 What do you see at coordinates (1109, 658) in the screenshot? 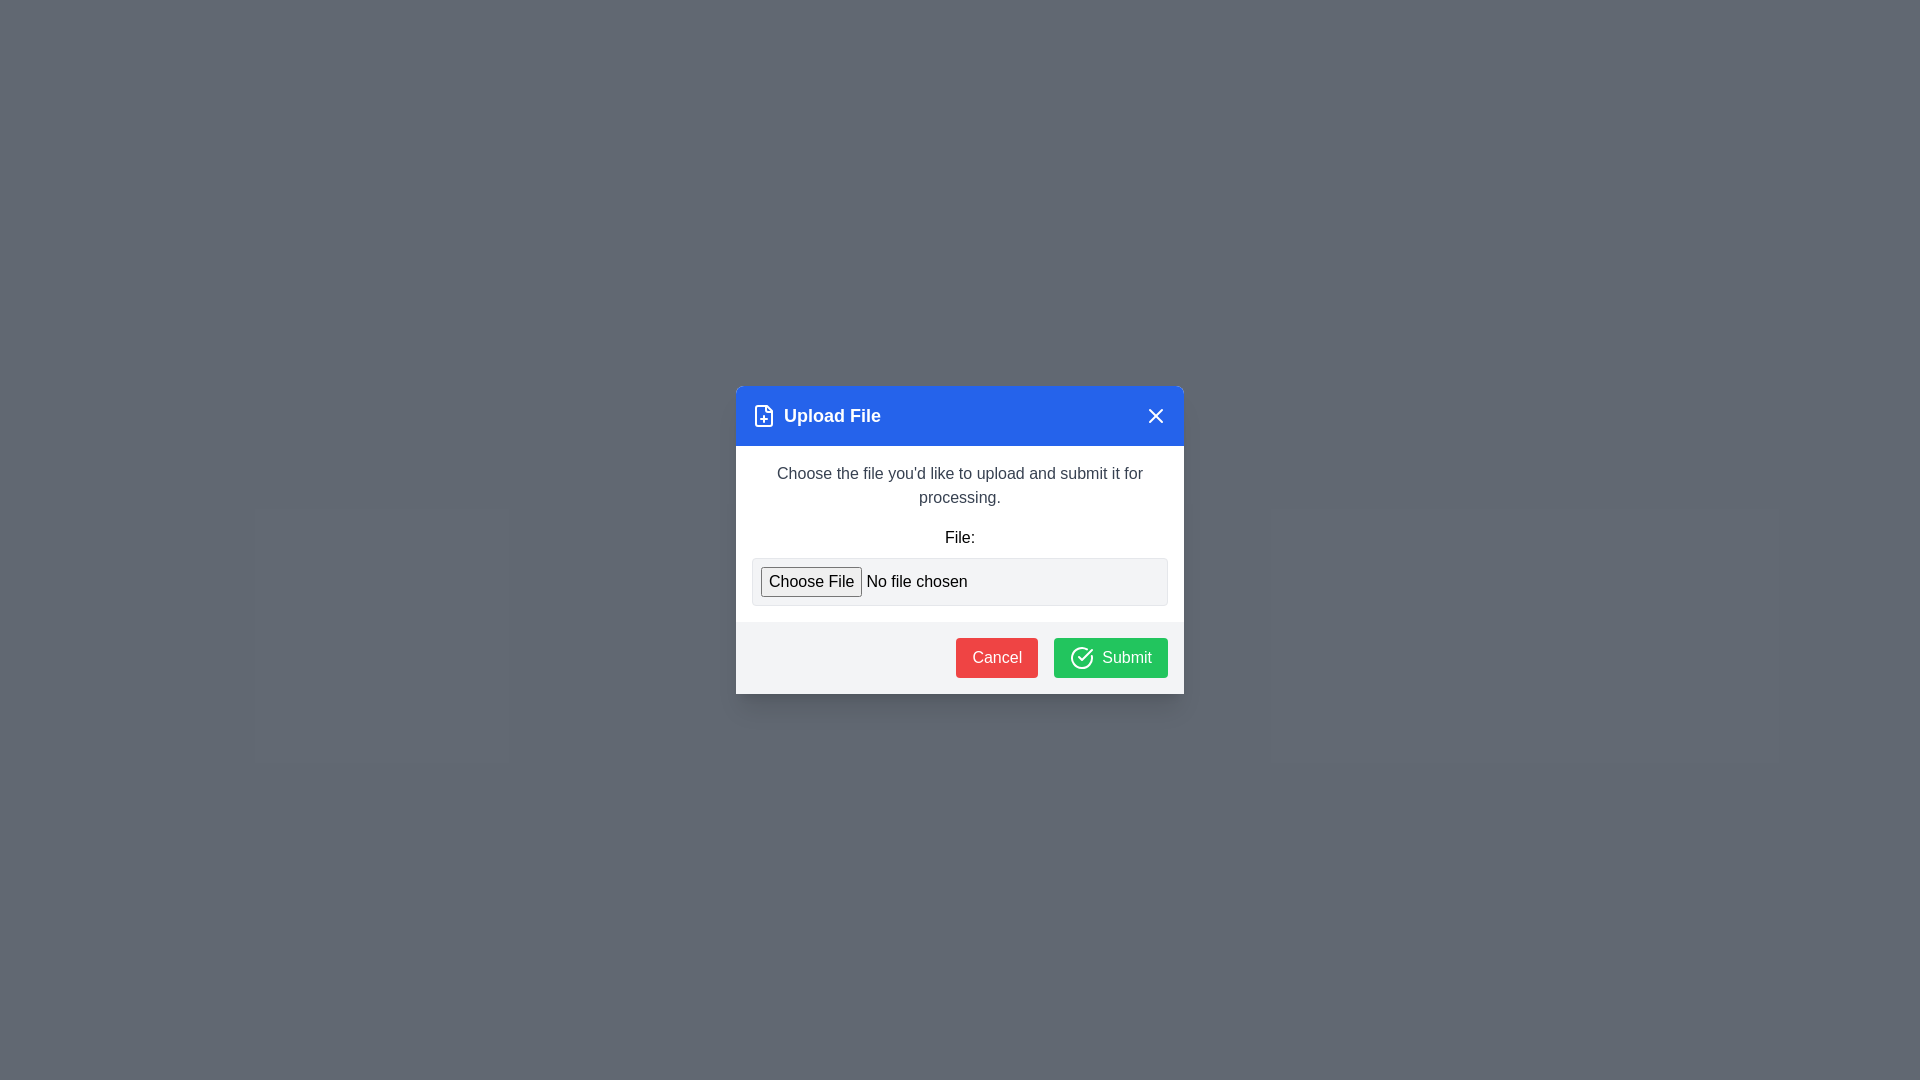
I see `'Submit' button to upload the selected file` at bounding box center [1109, 658].